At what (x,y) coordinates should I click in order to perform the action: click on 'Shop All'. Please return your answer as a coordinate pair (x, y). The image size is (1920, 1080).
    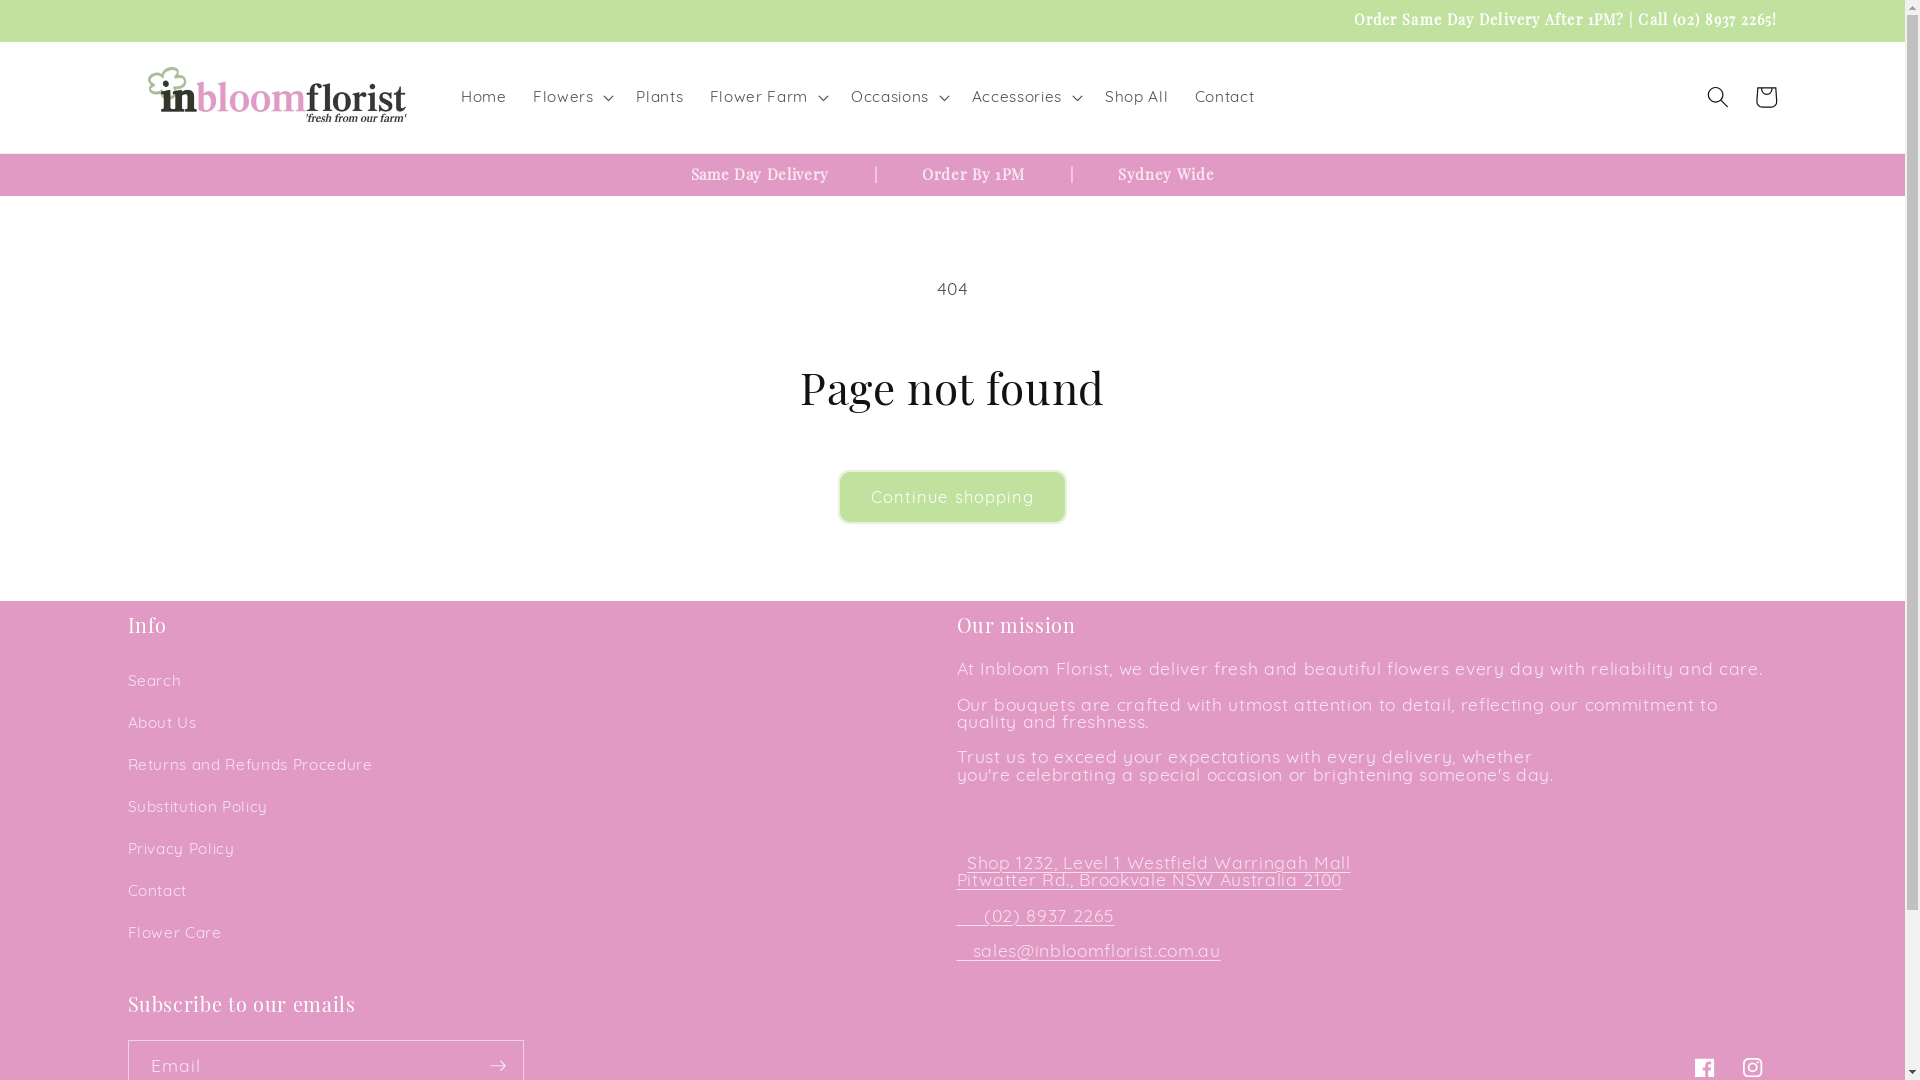
    Looking at the image, I should click on (1137, 96).